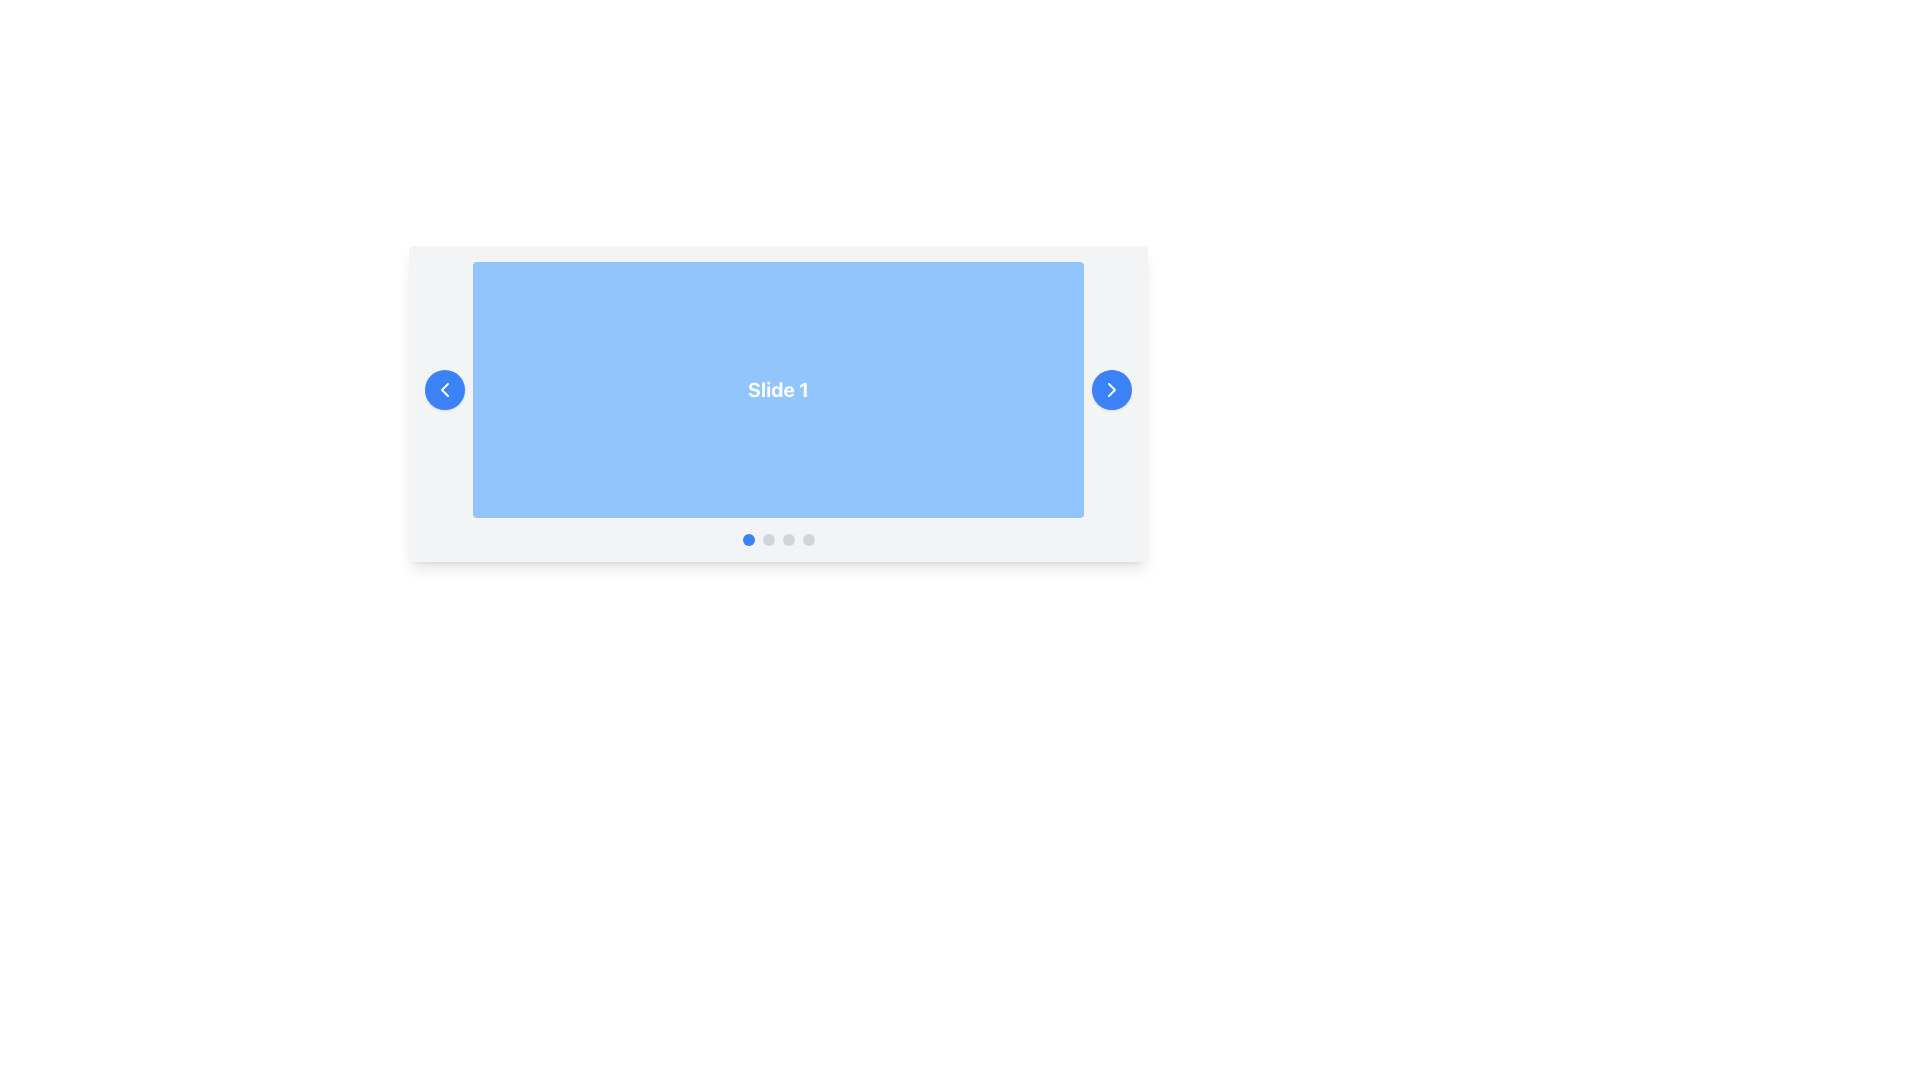 The height and width of the screenshot is (1080, 1920). What do you see at coordinates (1111, 389) in the screenshot?
I see `the right-pointing chevron icon within the circular blue button` at bounding box center [1111, 389].